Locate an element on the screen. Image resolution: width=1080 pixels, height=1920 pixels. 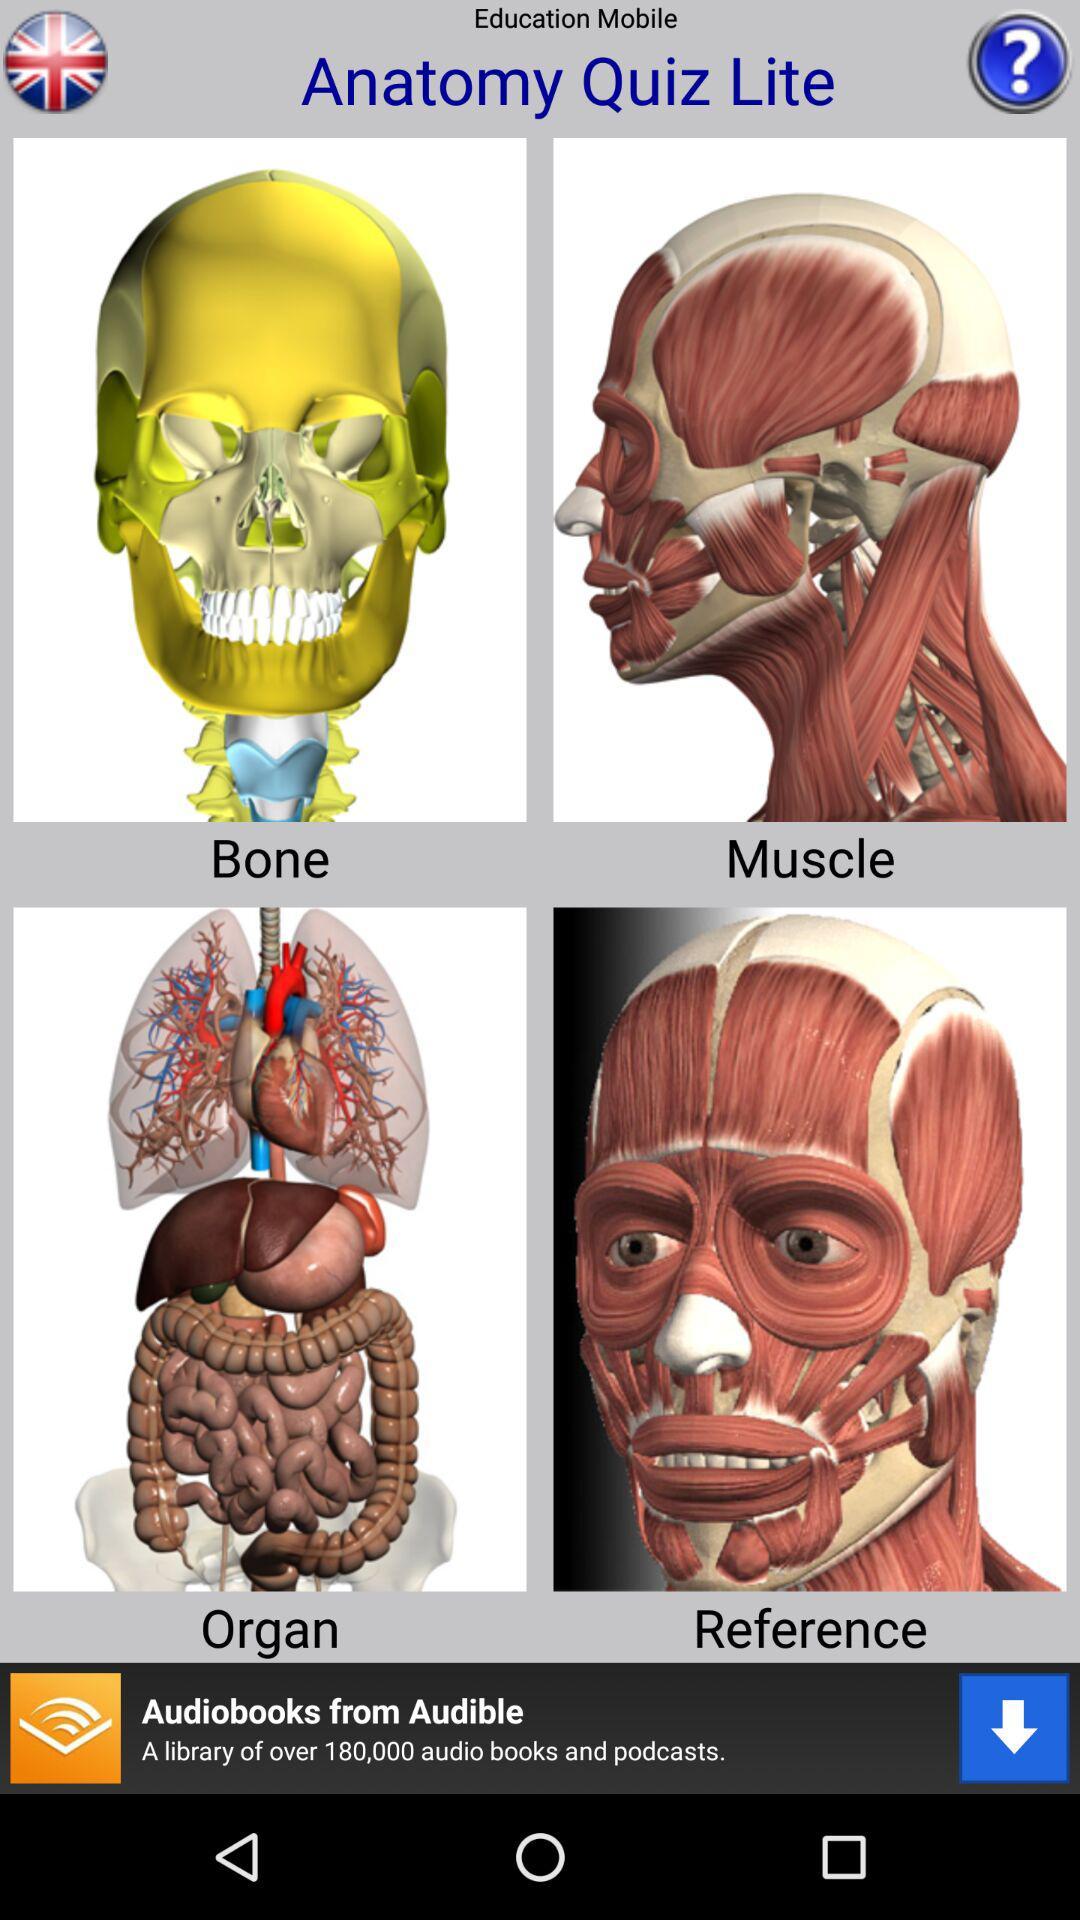
open muscle is located at coordinates (810, 471).